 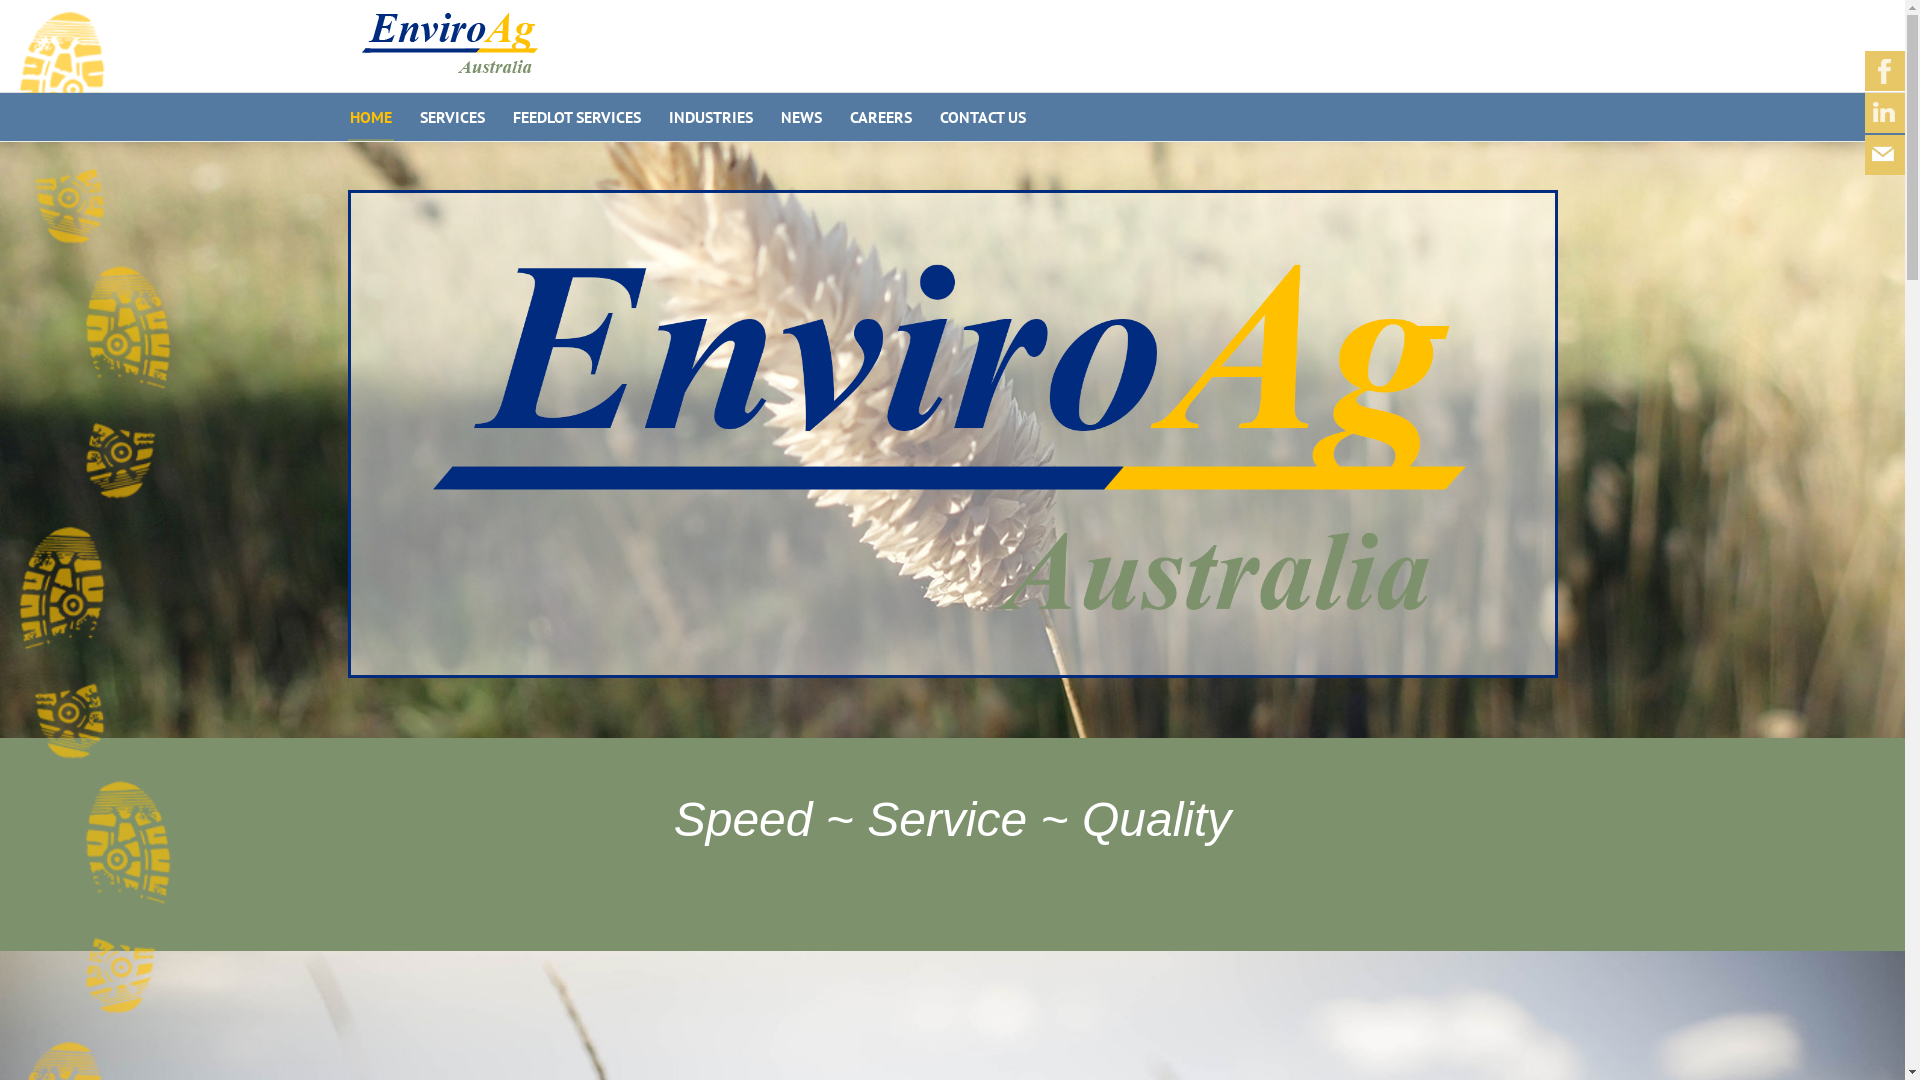 I want to click on 'HOME', so click(x=370, y=116).